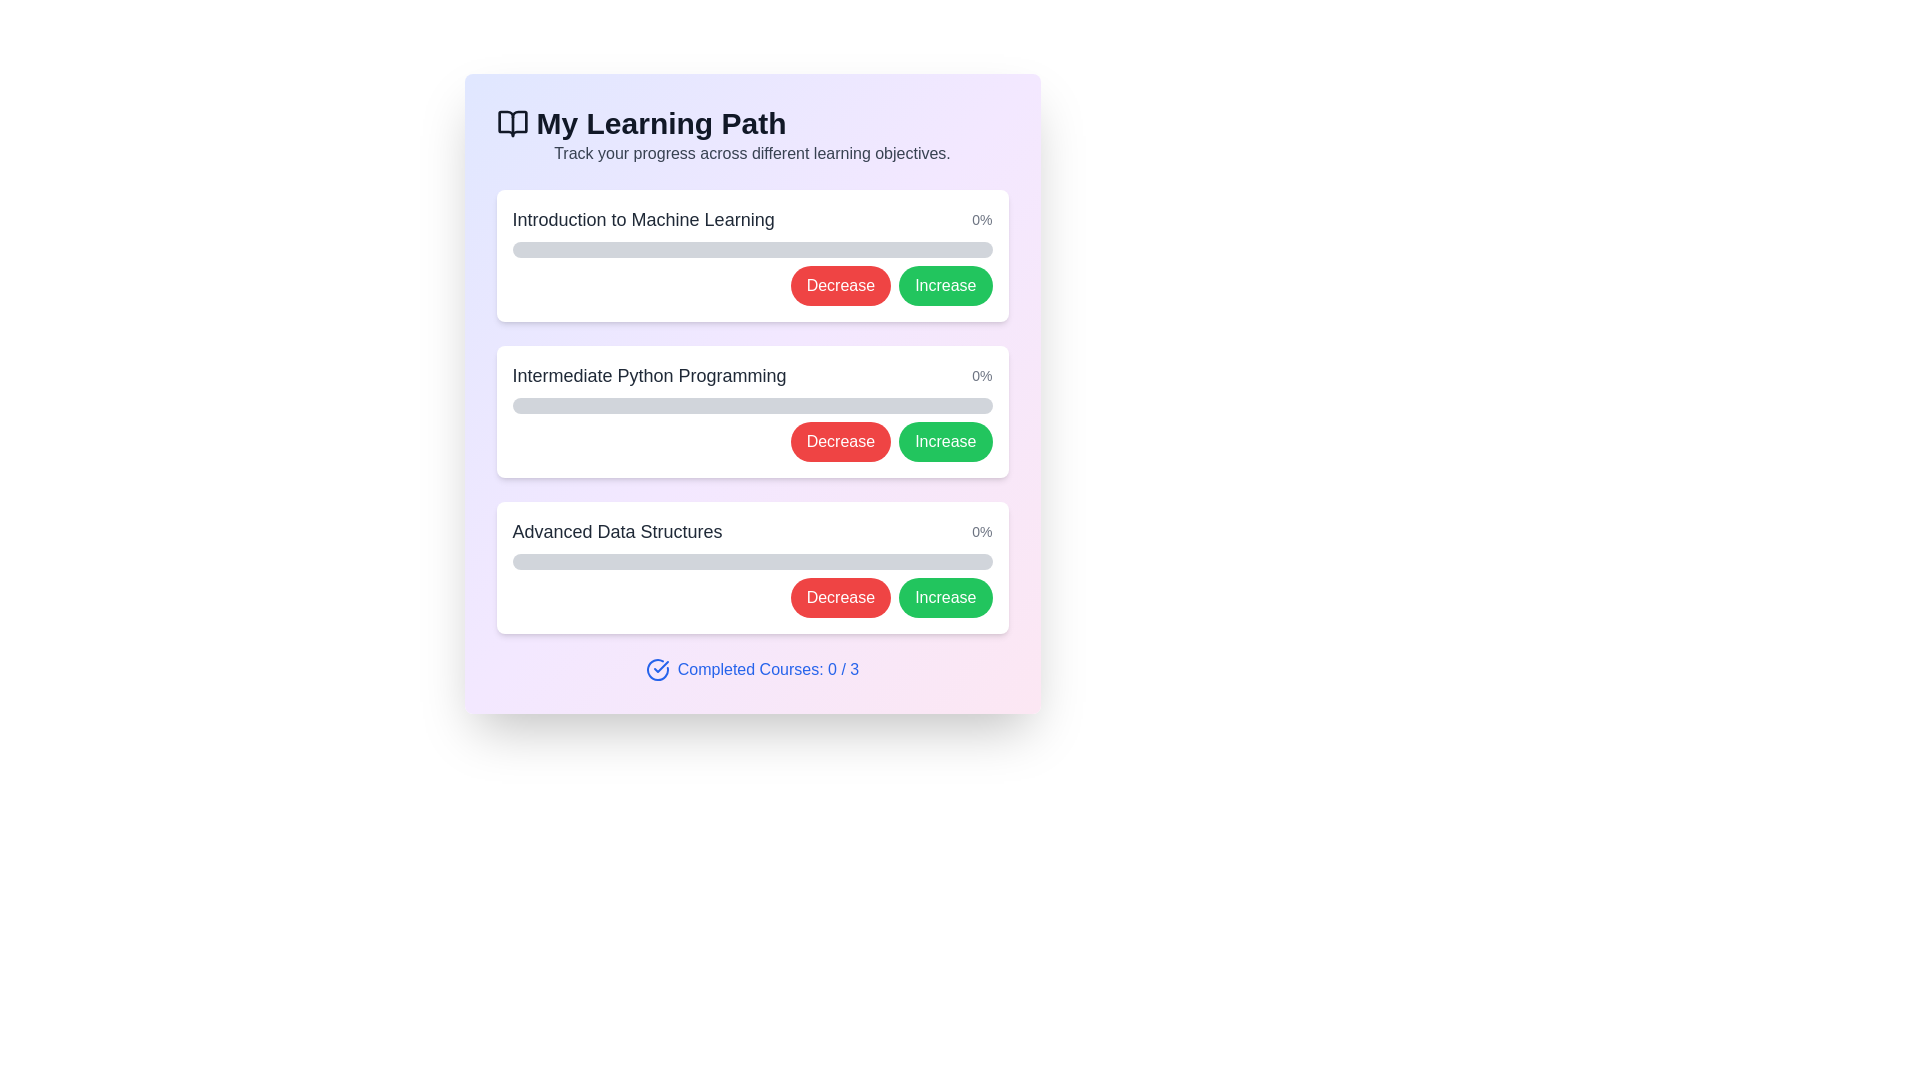 This screenshot has height=1080, width=1920. Describe the element at coordinates (751, 375) in the screenshot. I see `the text element displaying 'Intermediate Python Programming' and '0%' which is part of a course entry in a vertical list` at that location.